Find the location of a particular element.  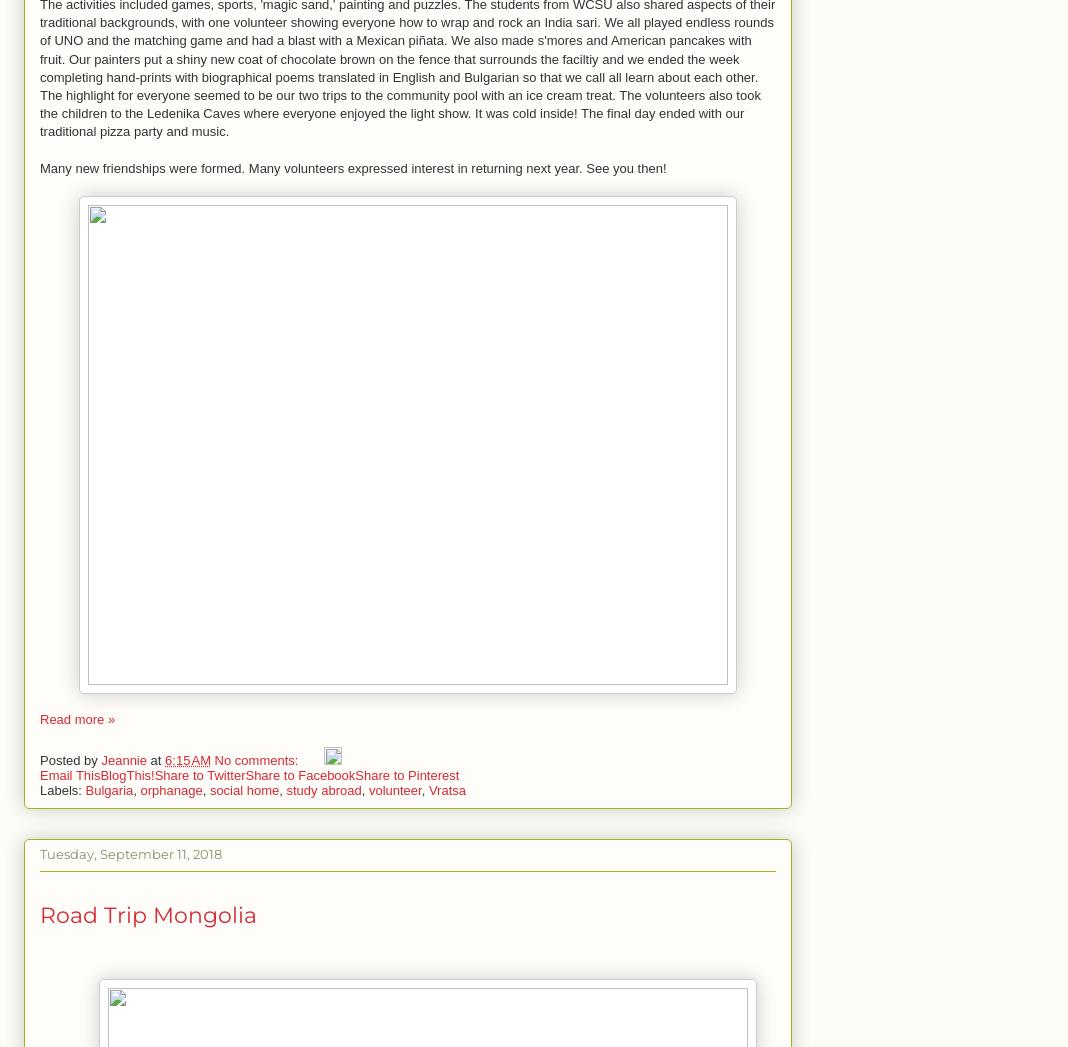

'Jeannie' is located at coordinates (100, 759).